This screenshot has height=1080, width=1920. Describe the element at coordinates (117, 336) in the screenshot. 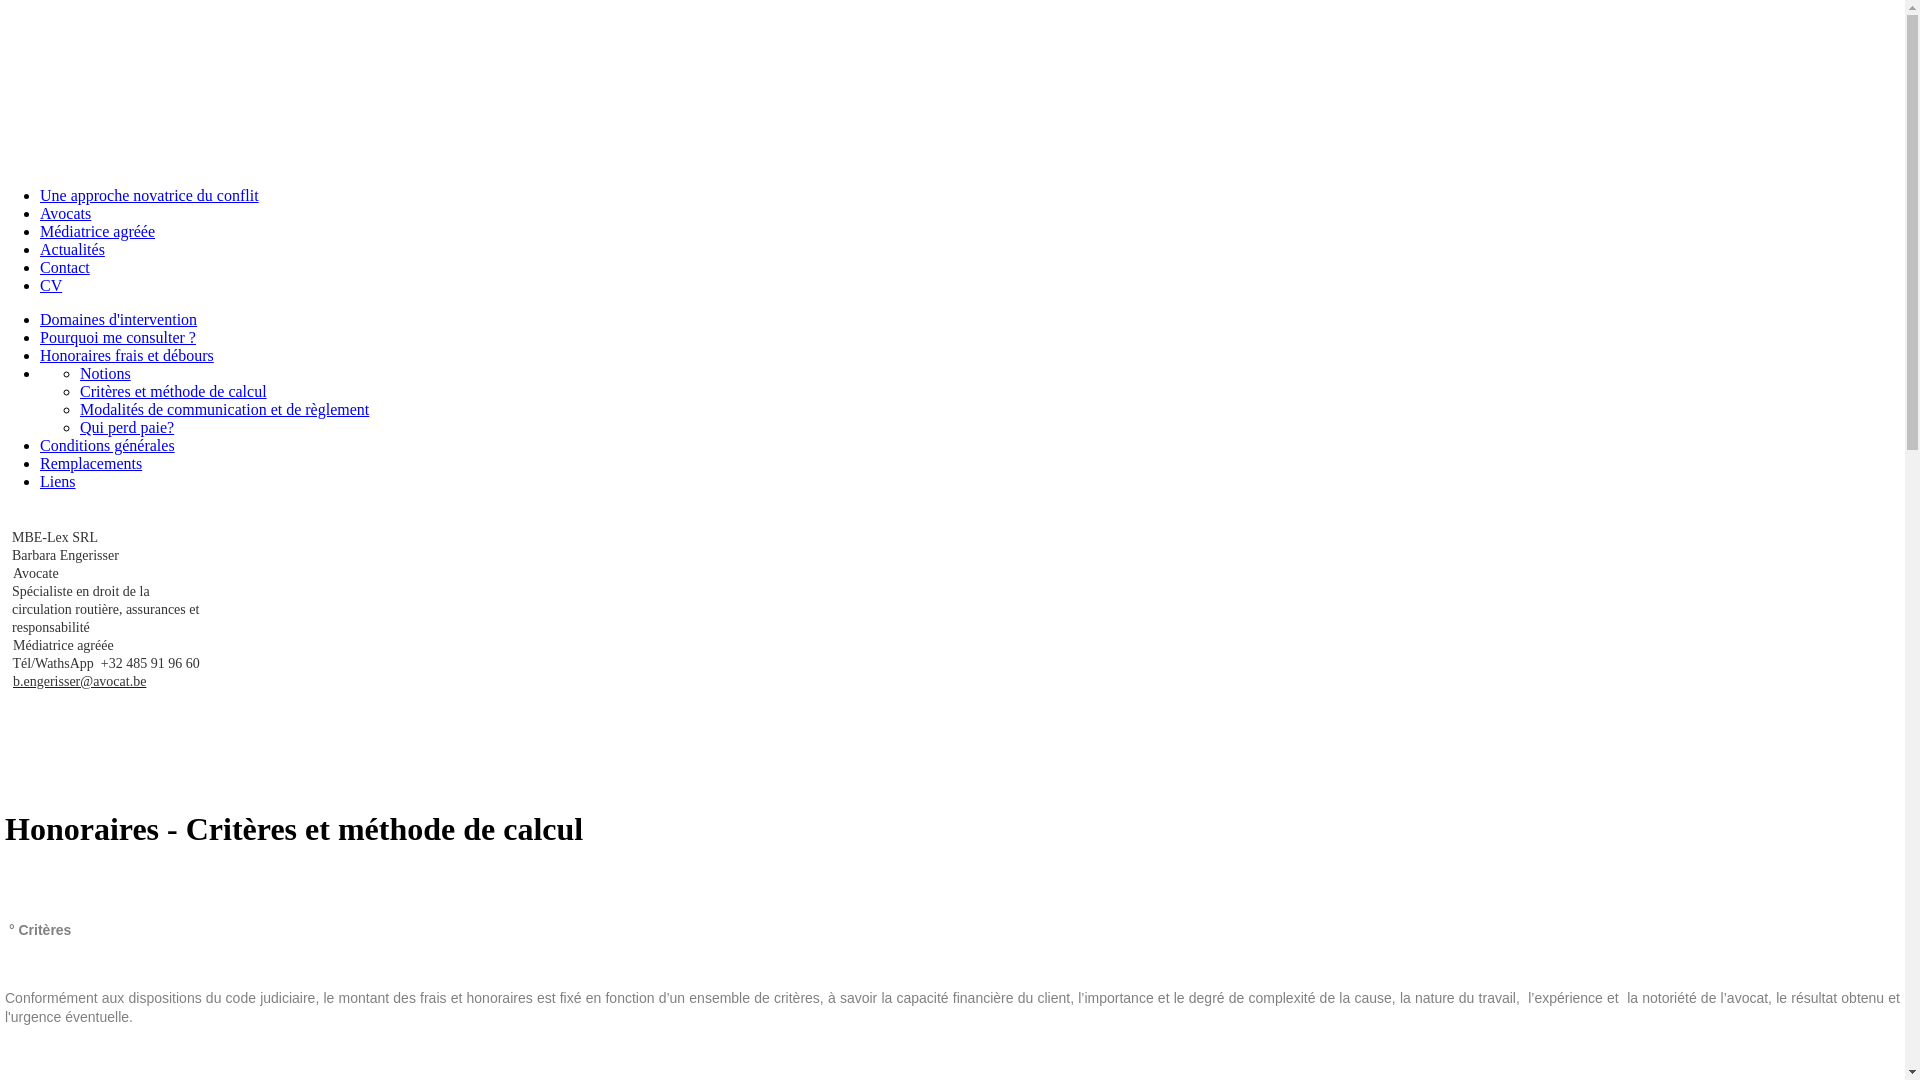

I see `'Pourquoi me consulter ?'` at that location.